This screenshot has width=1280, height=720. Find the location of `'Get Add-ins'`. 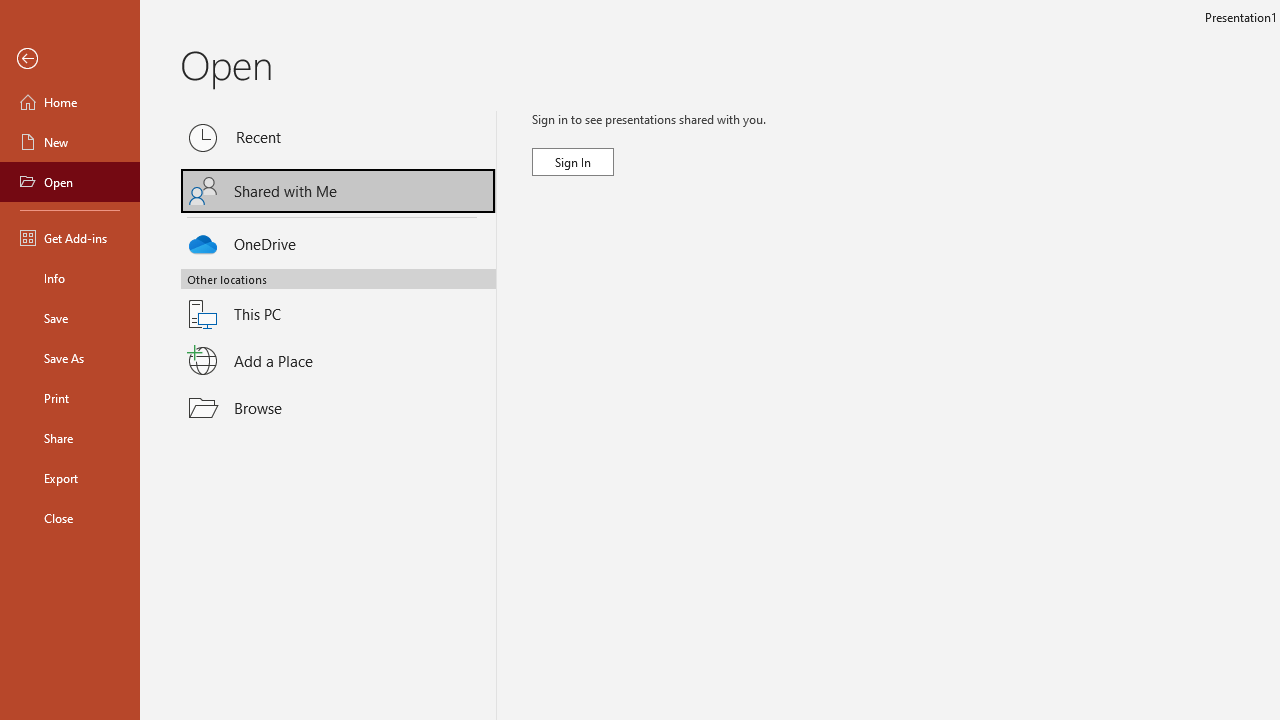

'Get Add-ins' is located at coordinates (69, 236).